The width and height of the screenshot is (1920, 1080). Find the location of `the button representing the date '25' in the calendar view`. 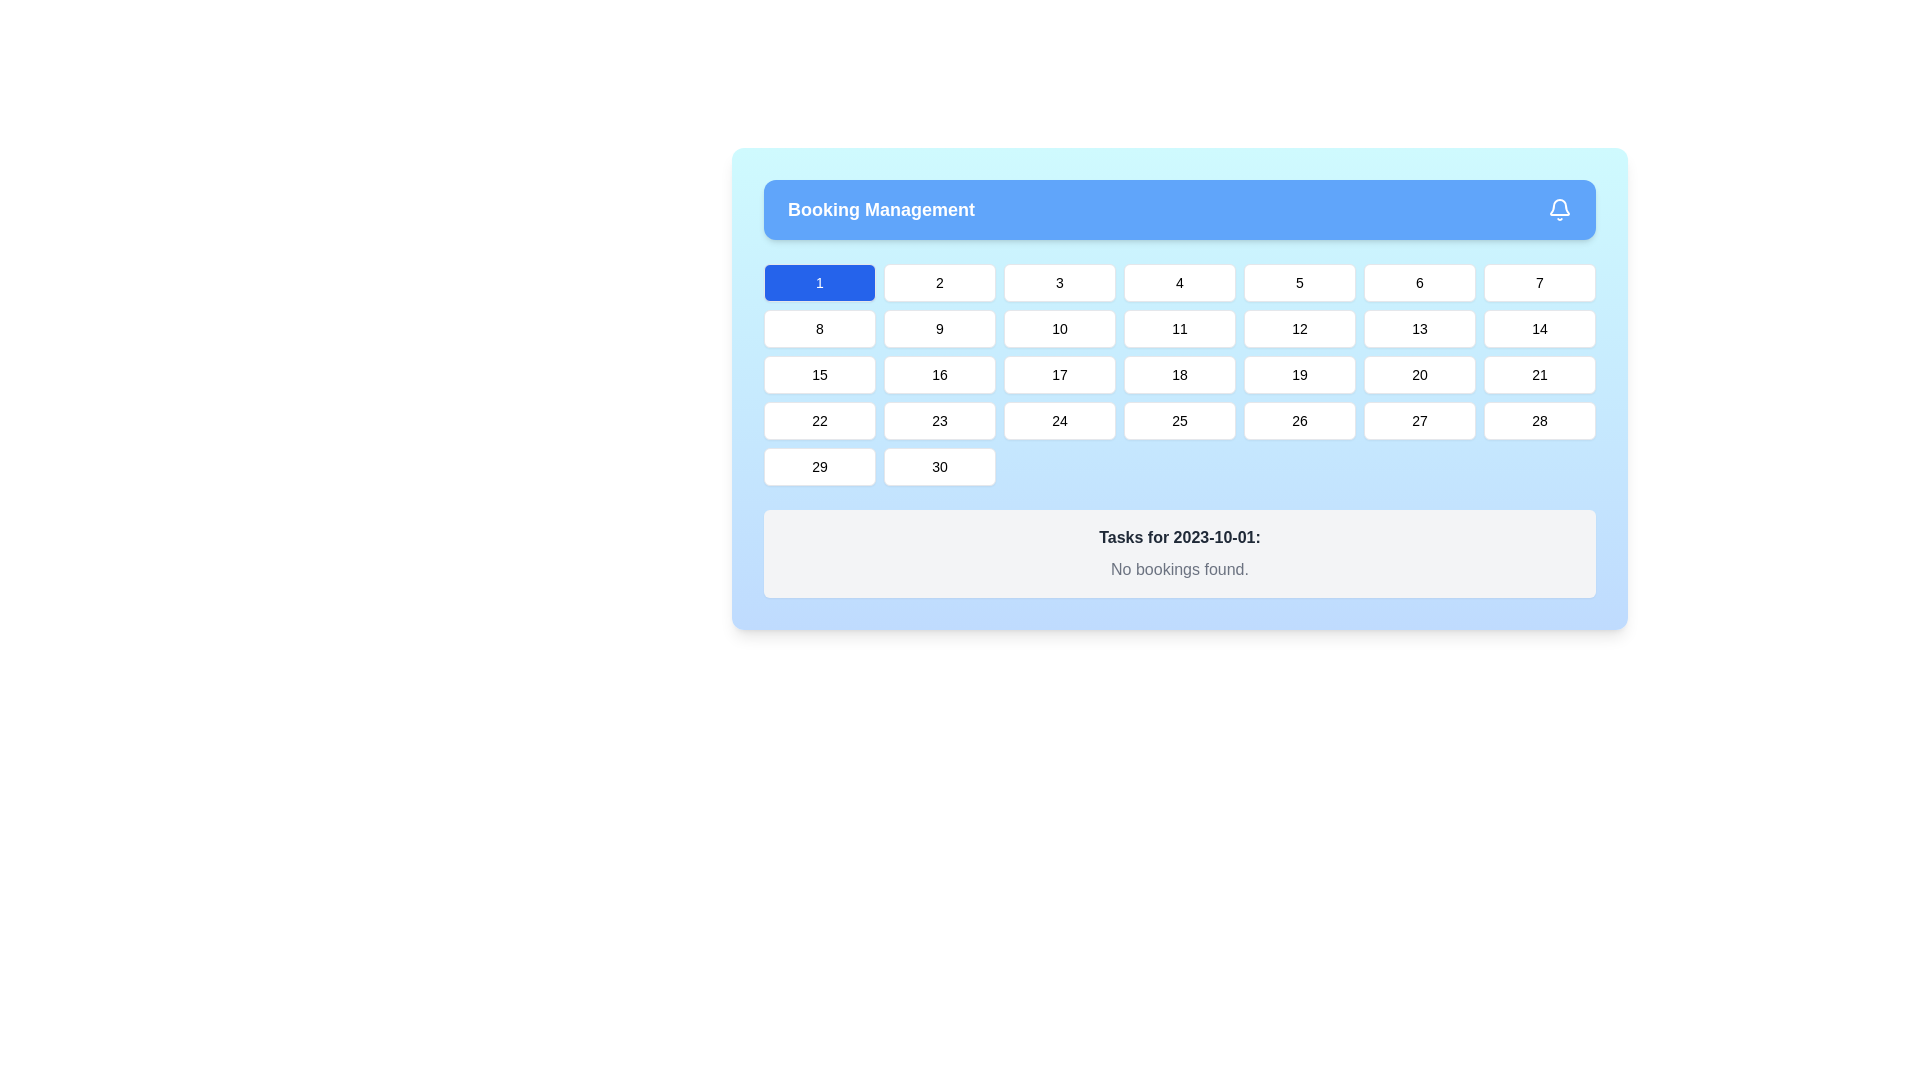

the button representing the date '25' in the calendar view is located at coordinates (1180, 419).